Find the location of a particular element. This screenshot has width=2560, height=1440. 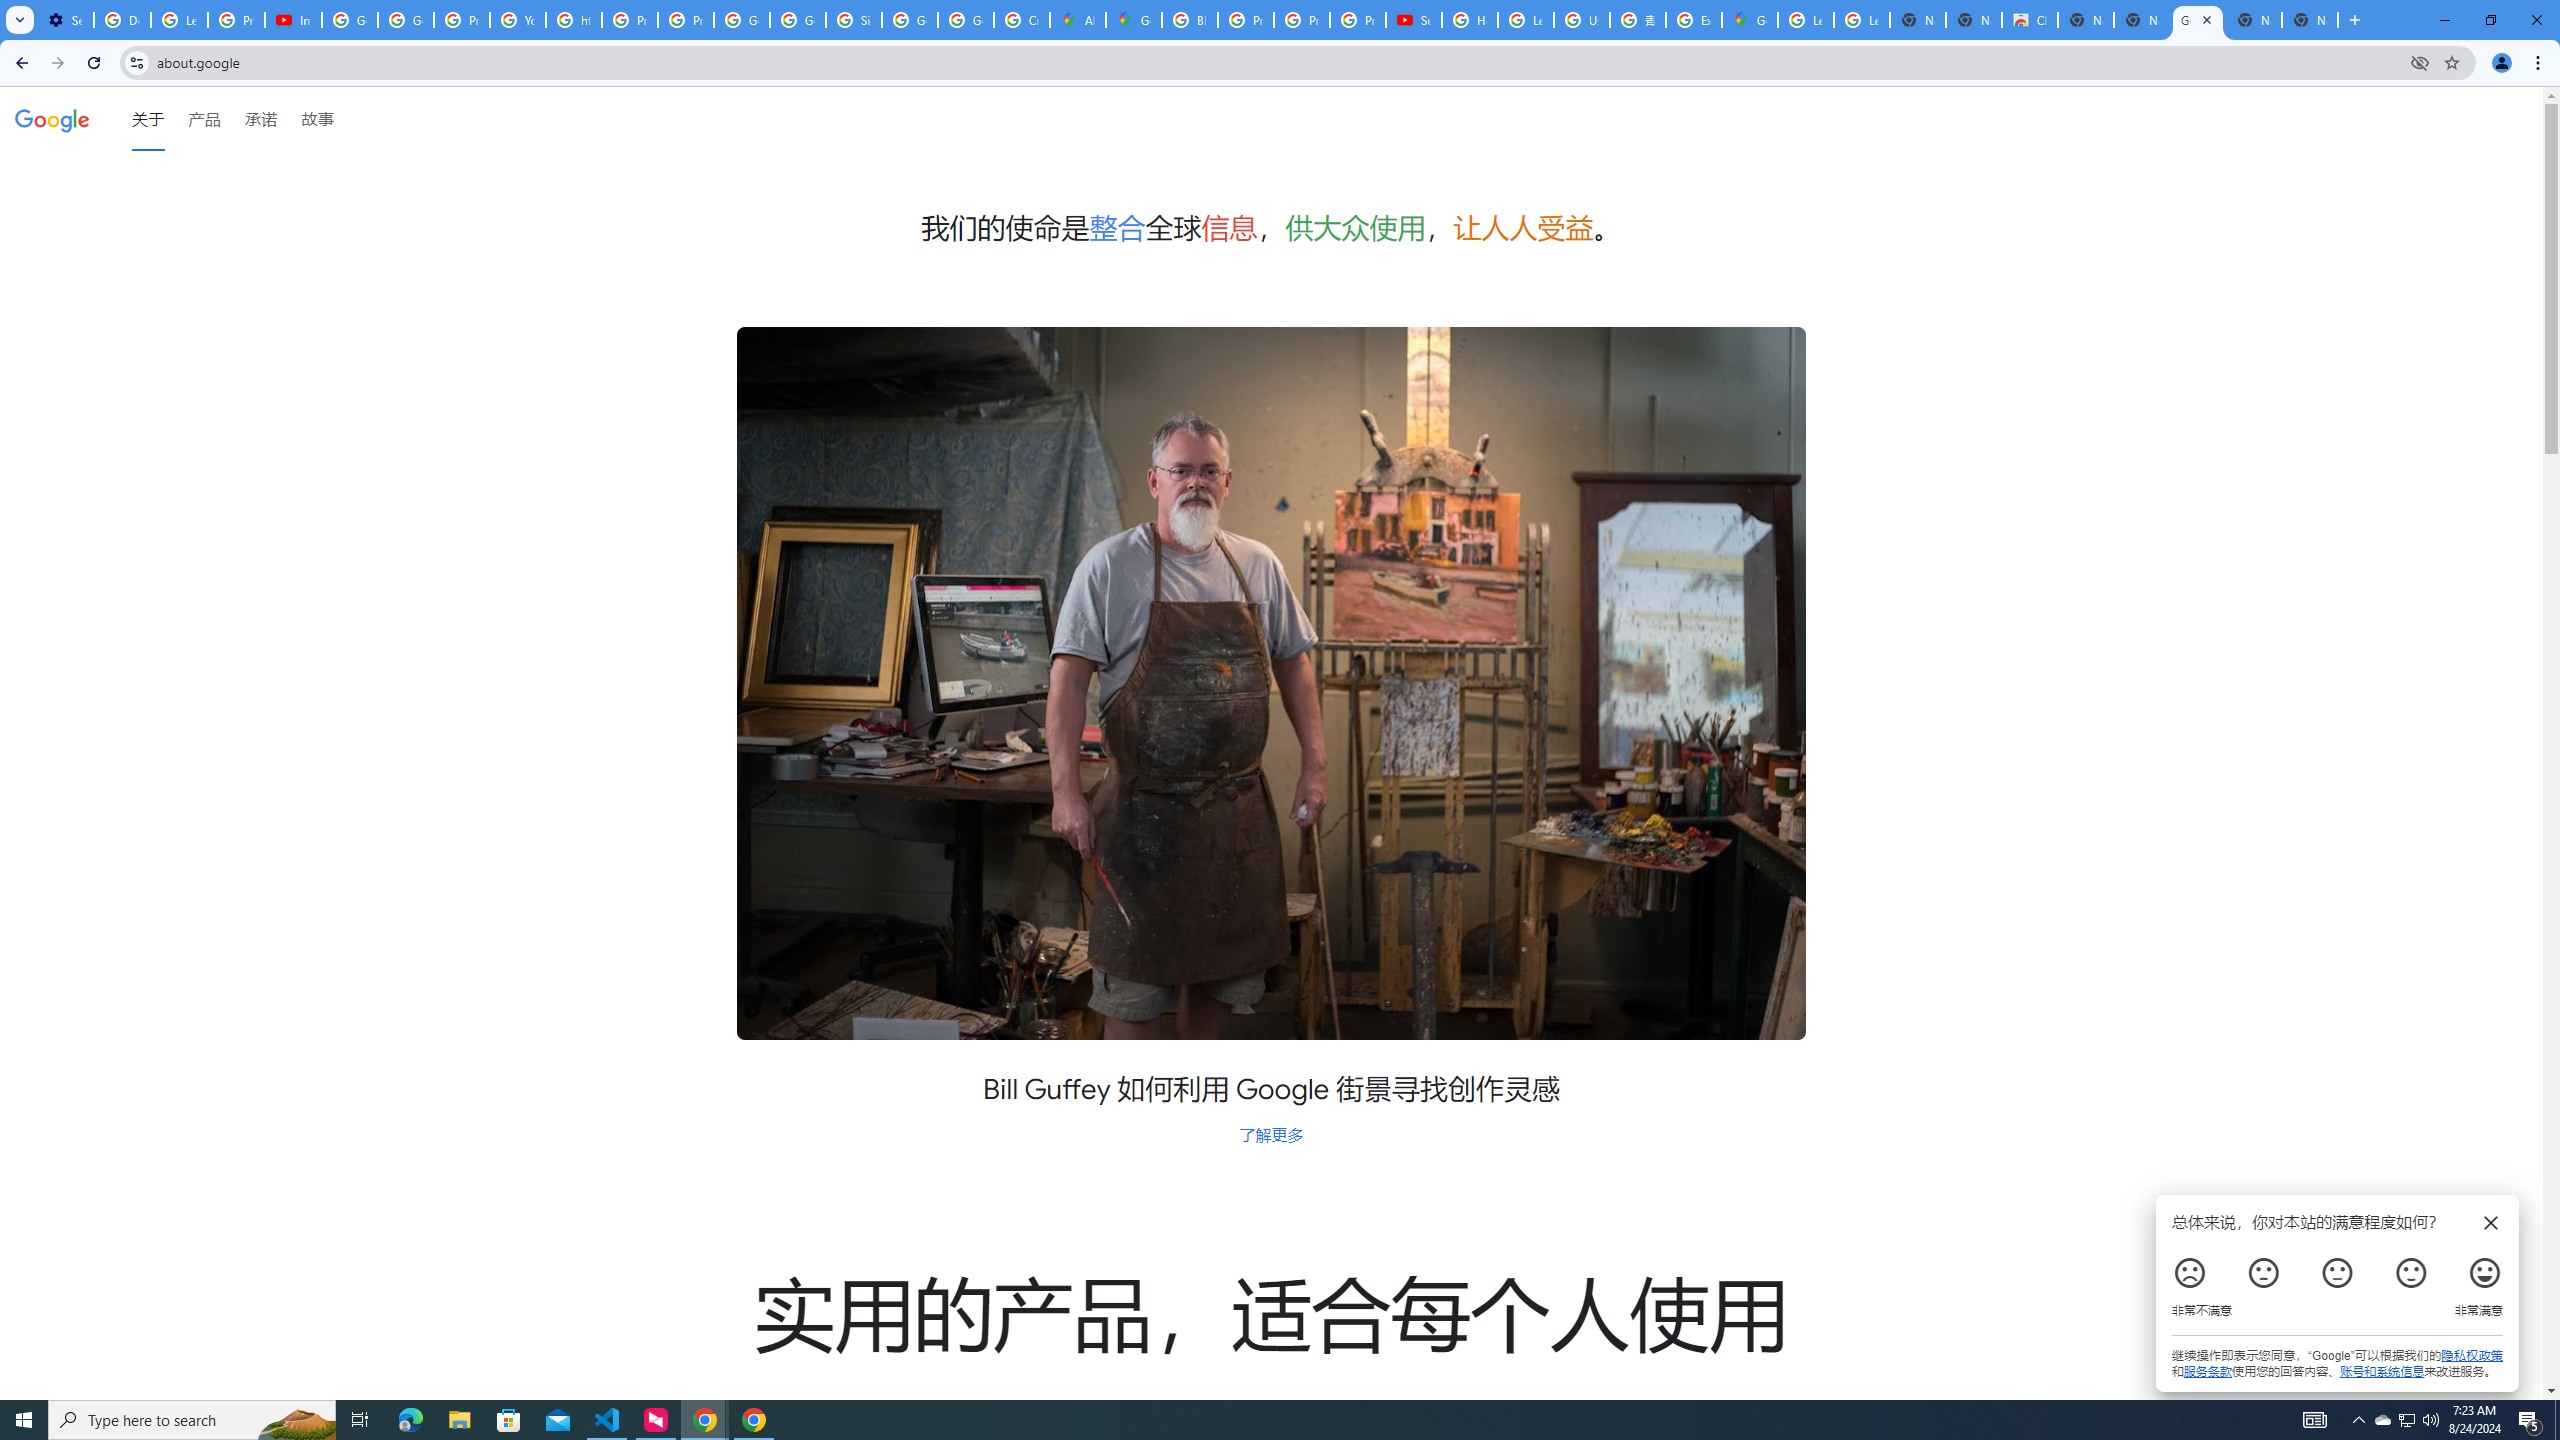

'Settings - Customize profile' is located at coordinates (65, 19).